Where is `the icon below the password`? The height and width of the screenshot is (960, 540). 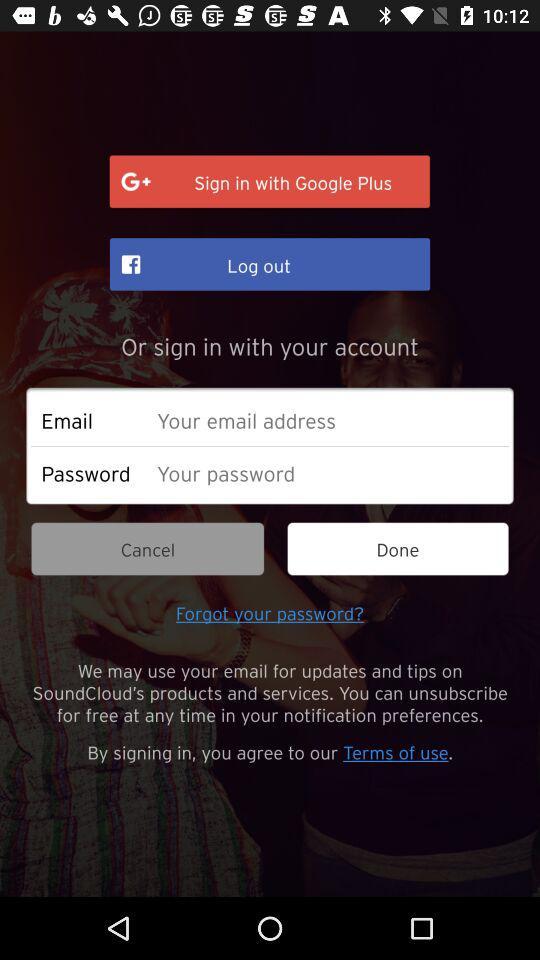
the icon below the password is located at coordinates (146, 549).